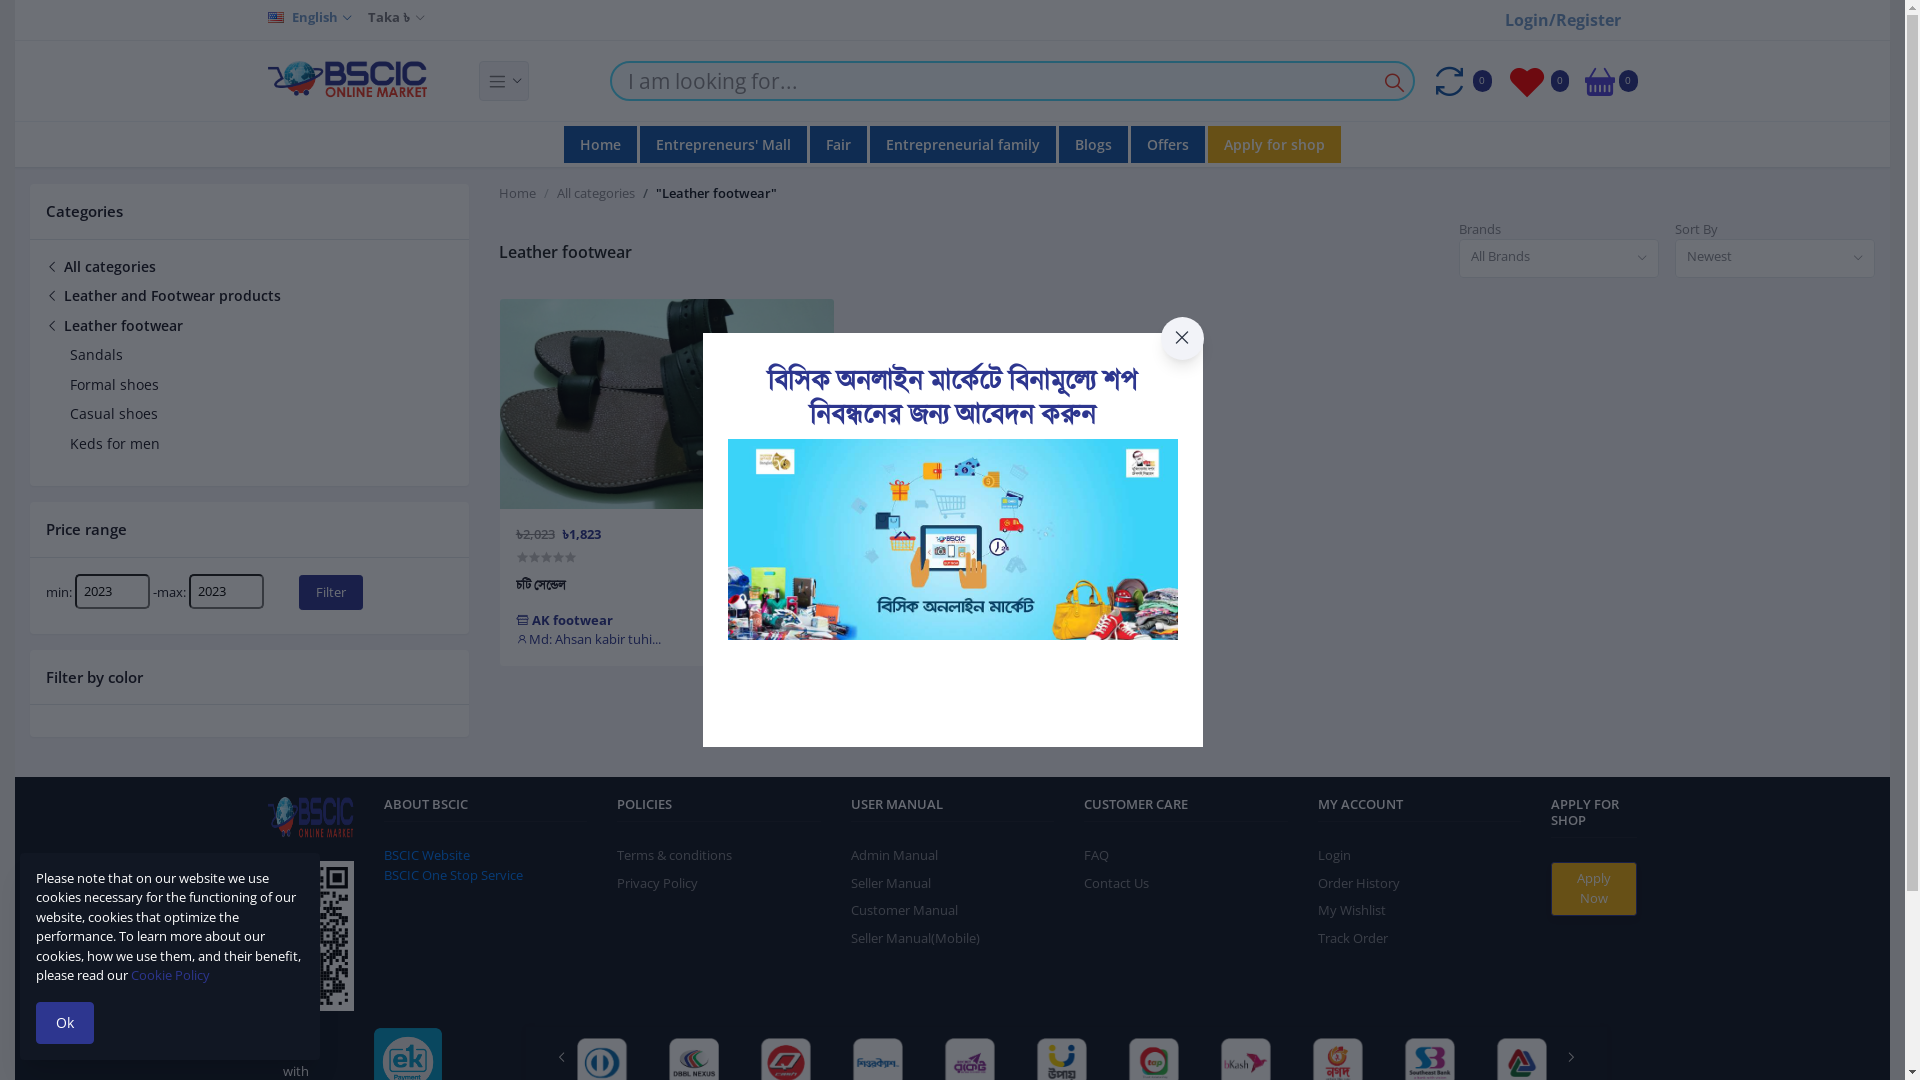 The height and width of the screenshot is (1080, 1920). Describe the element at coordinates (114, 442) in the screenshot. I see `'Keds for men'` at that location.